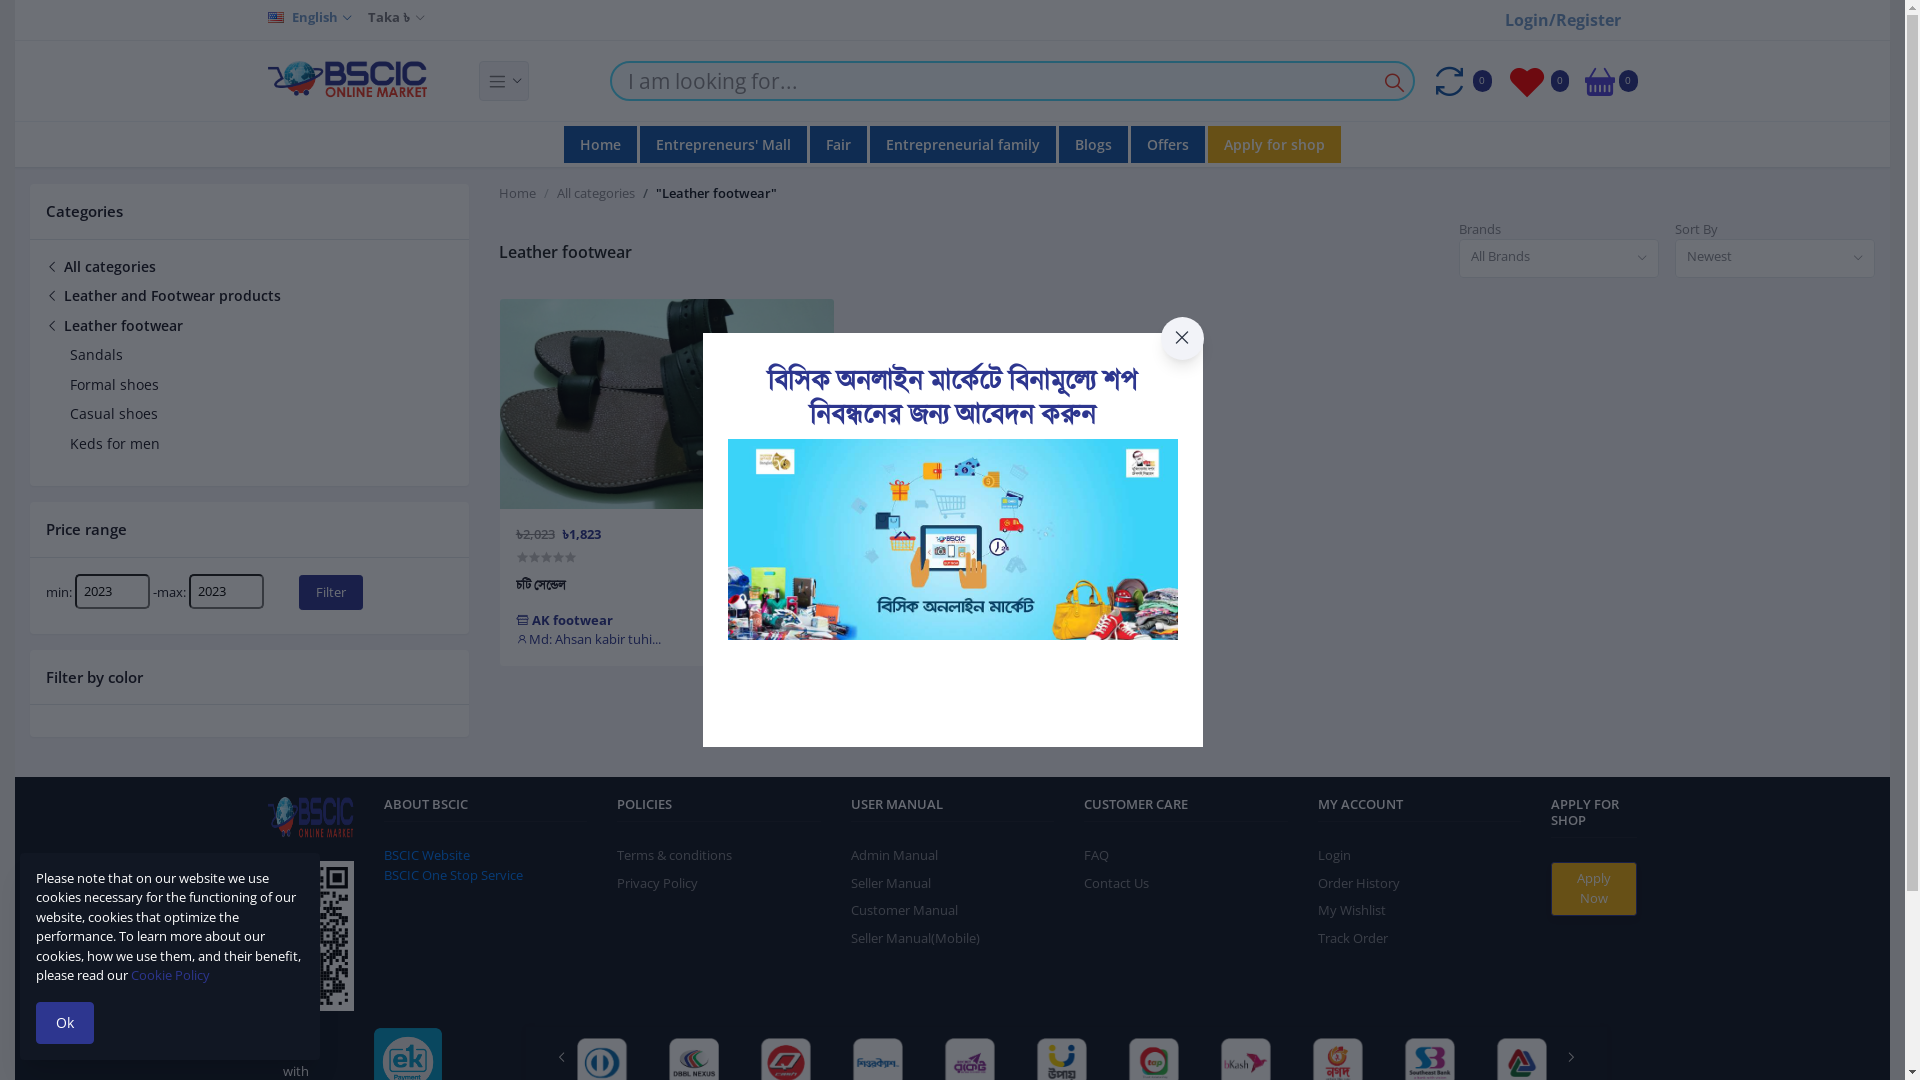 The height and width of the screenshot is (1080, 1920). Describe the element at coordinates (114, 442) in the screenshot. I see `'Keds for men'` at that location.